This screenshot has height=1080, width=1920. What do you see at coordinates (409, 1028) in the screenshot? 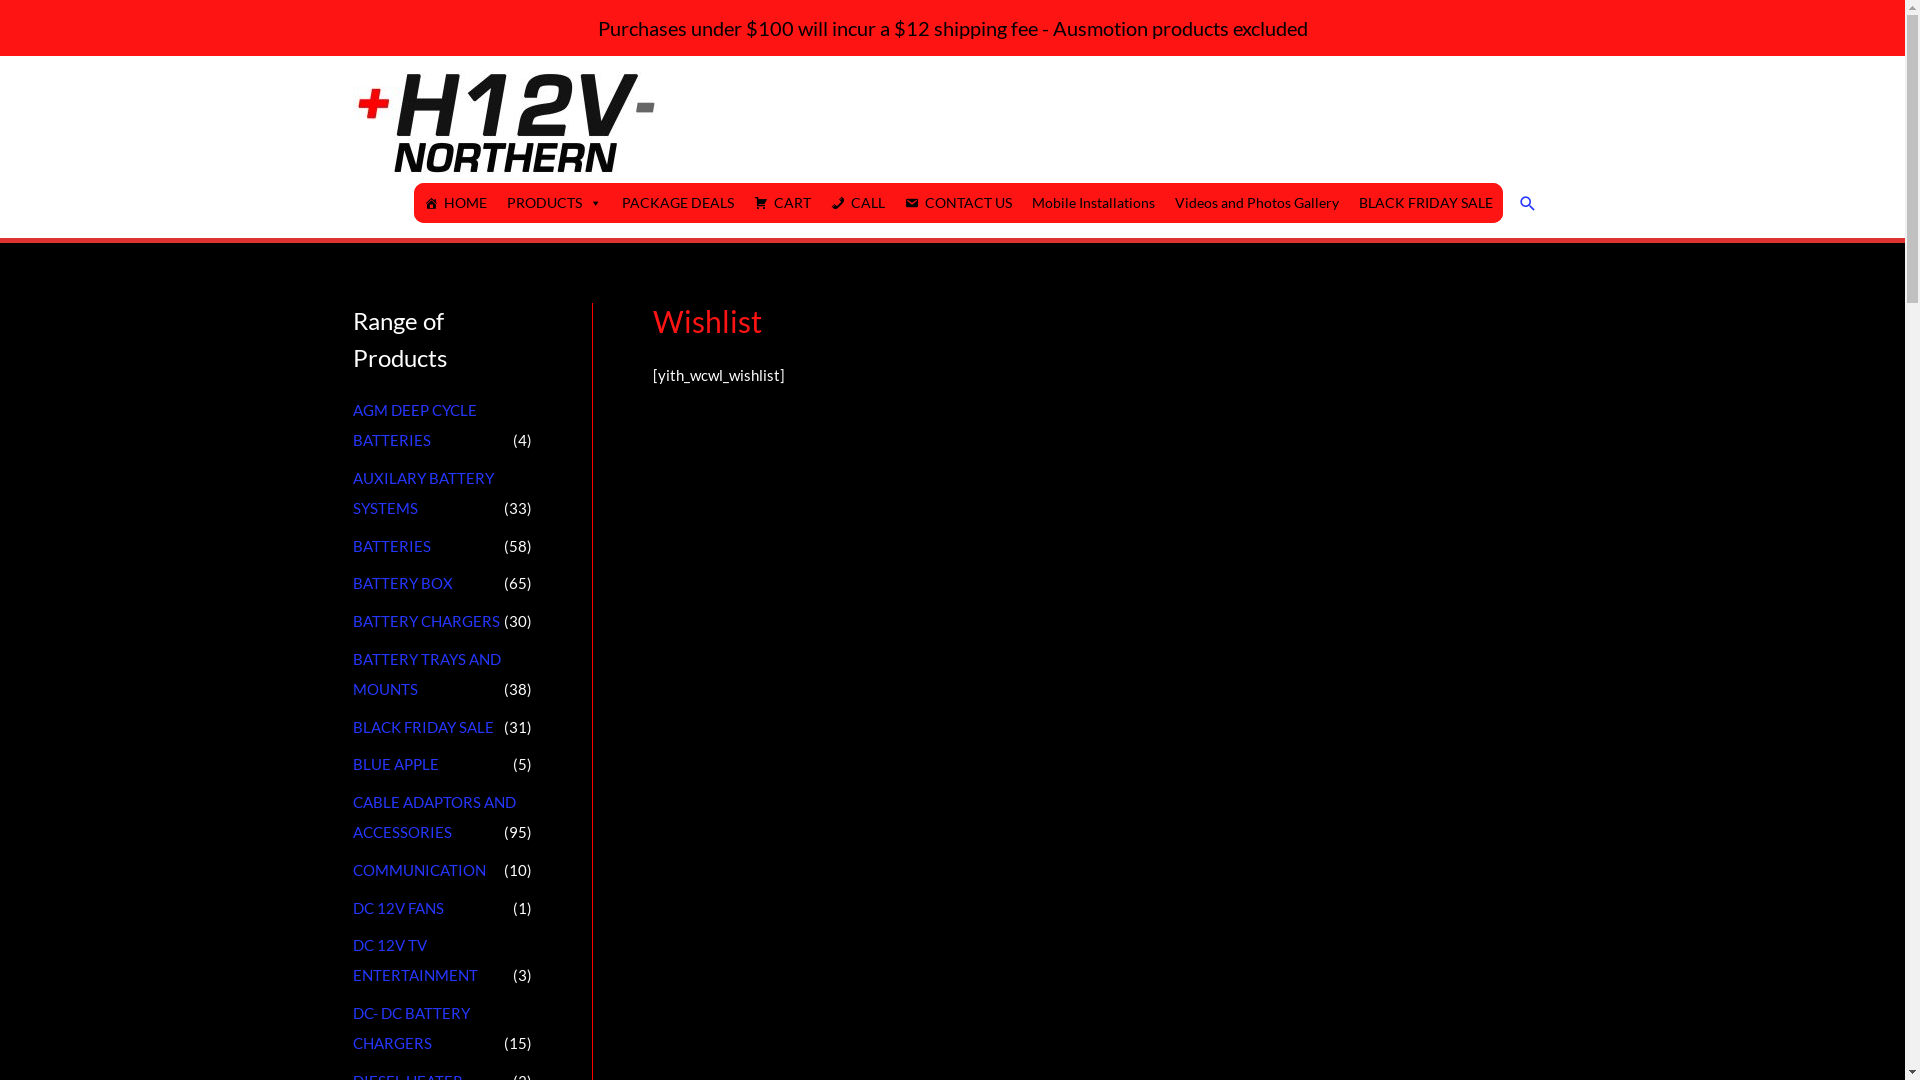
I see `'DC- DC BATTERY CHARGERS'` at bounding box center [409, 1028].